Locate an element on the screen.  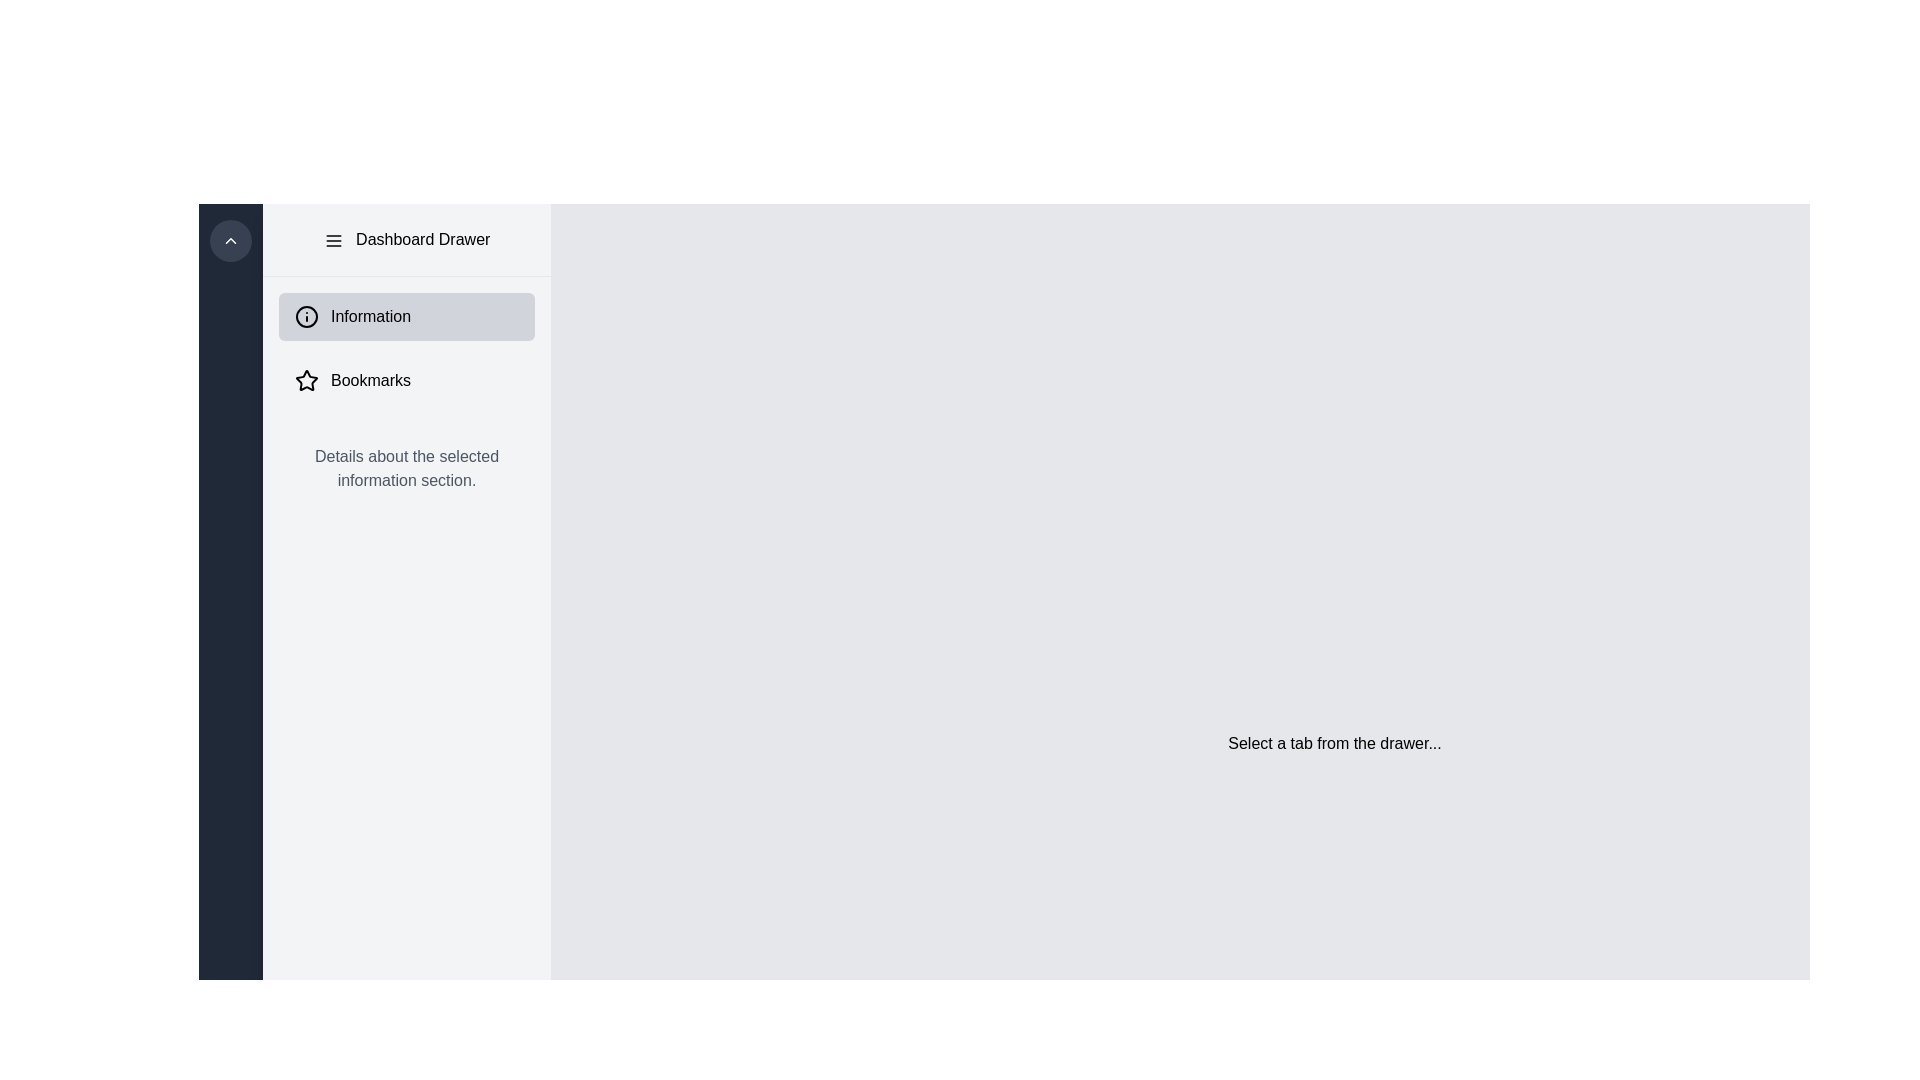
the 'Information' button, which is a rectangular button with a light gray background and an 'i' icon, positioned in the sidebar above 'Bookmarks' is located at coordinates (406, 315).